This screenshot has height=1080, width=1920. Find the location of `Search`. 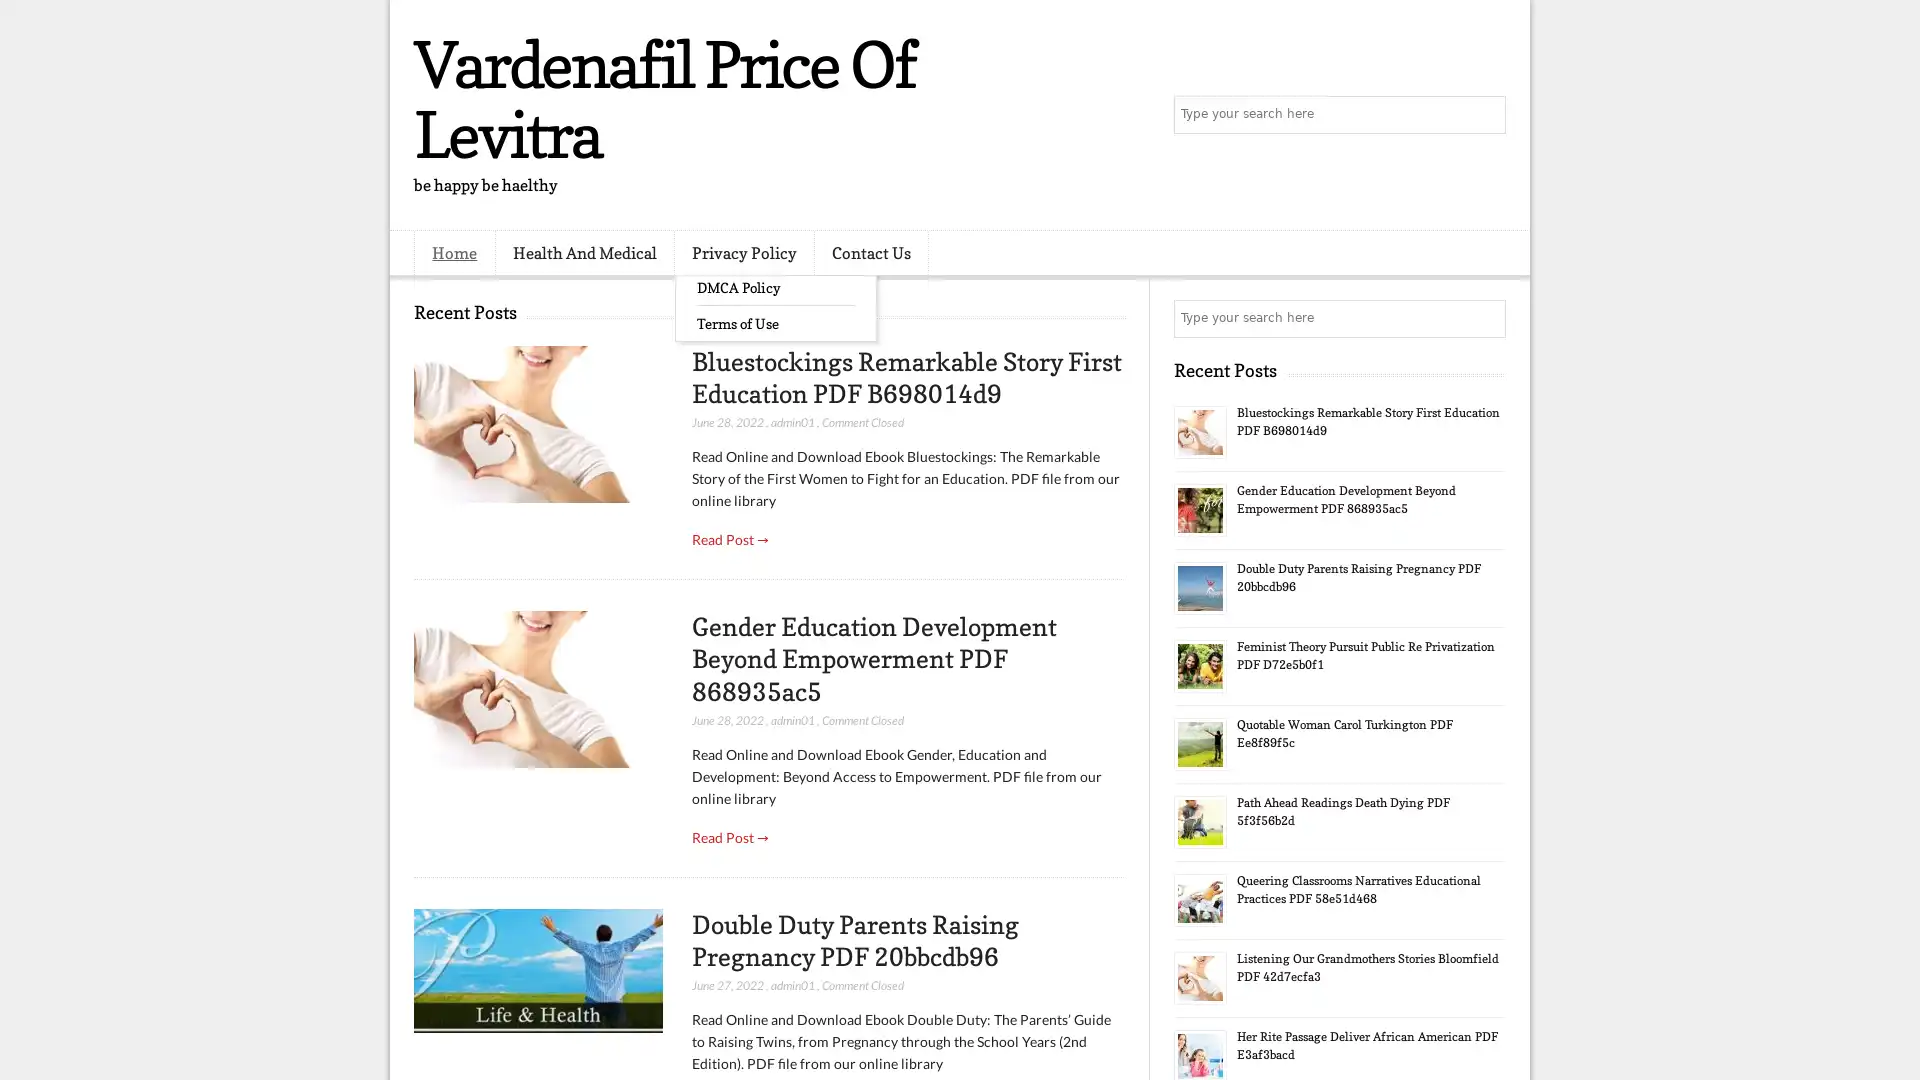

Search is located at coordinates (1485, 115).